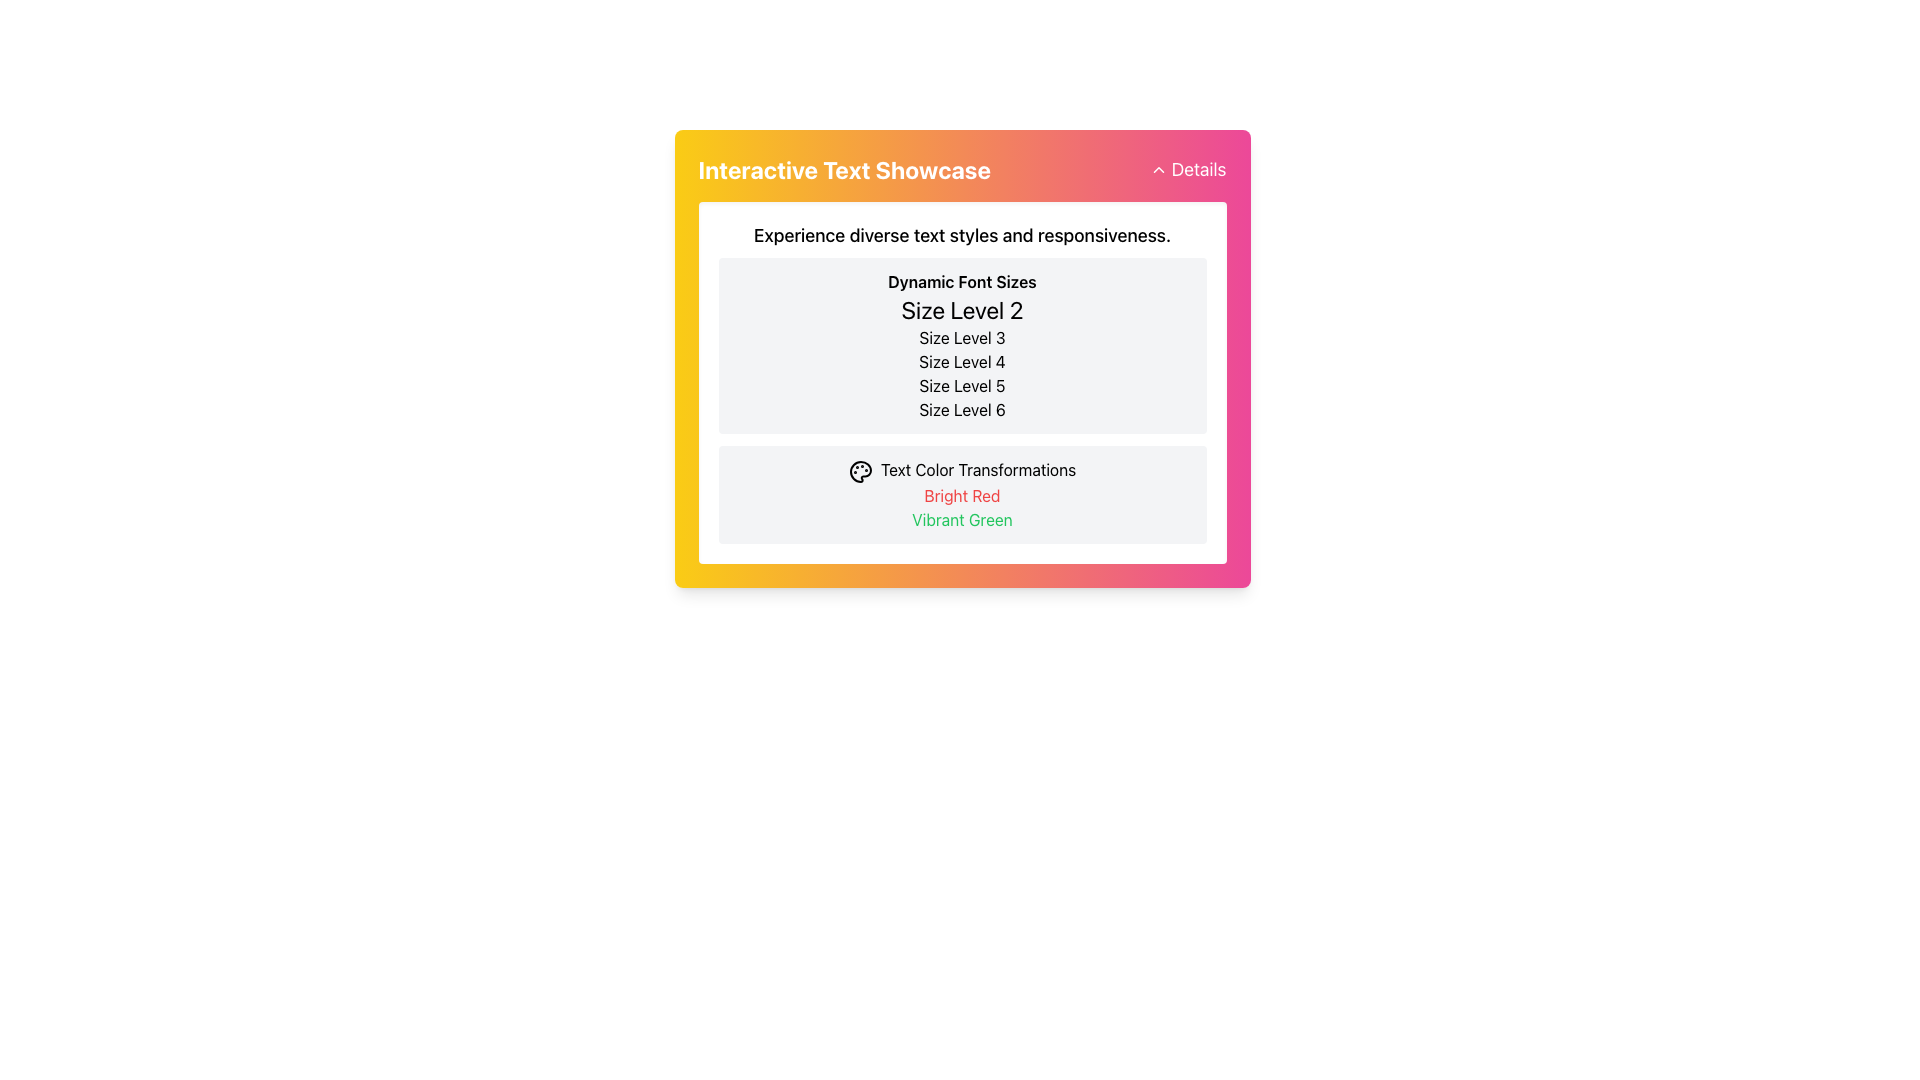 The height and width of the screenshot is (1080, 1920). Describe the element at coordinates (962, 518) in the screenshot. I see `the text label 'Vibrant Green' which is styled with a green font color and located below 'Bright Red' in the section labeled 'Text Color Transformations.'` at that location.